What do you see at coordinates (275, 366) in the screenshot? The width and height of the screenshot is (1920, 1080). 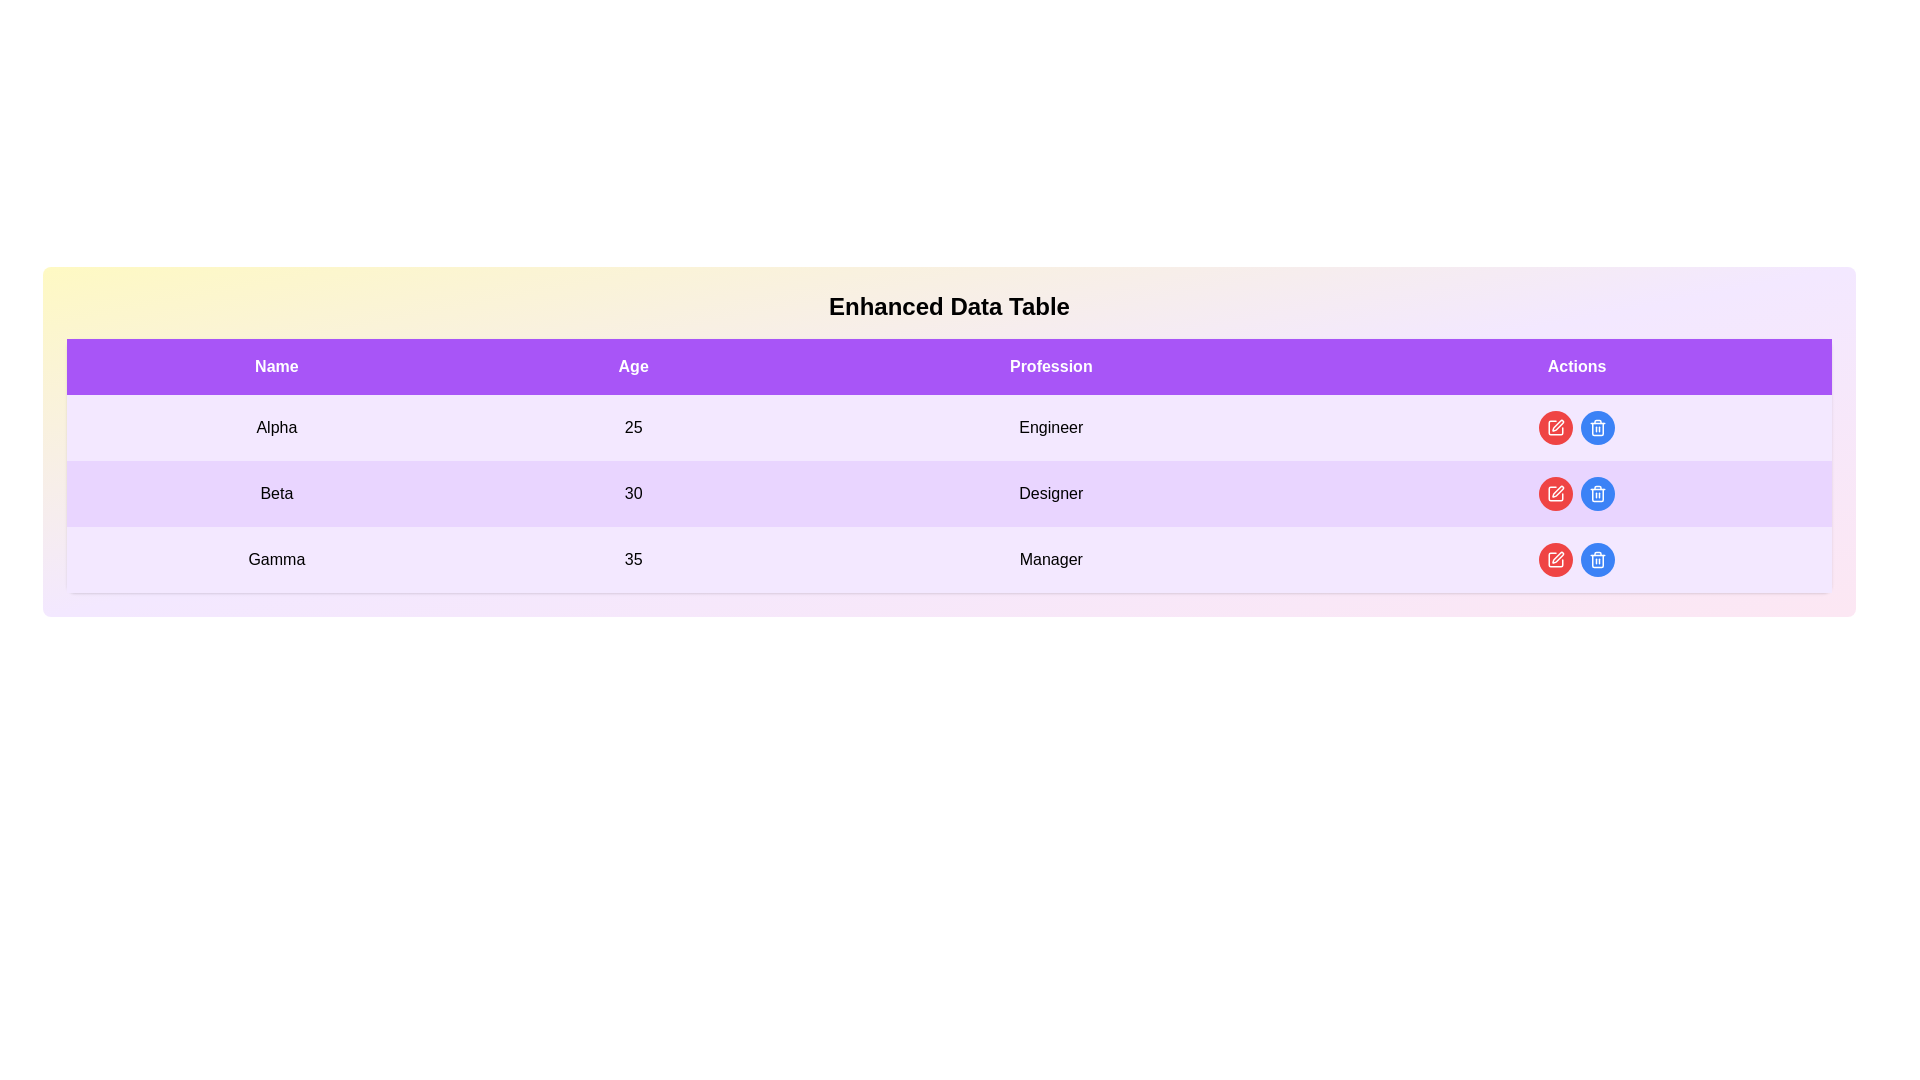 I see `the Name header to sort the table by that column` at bounding box center [275, 366].